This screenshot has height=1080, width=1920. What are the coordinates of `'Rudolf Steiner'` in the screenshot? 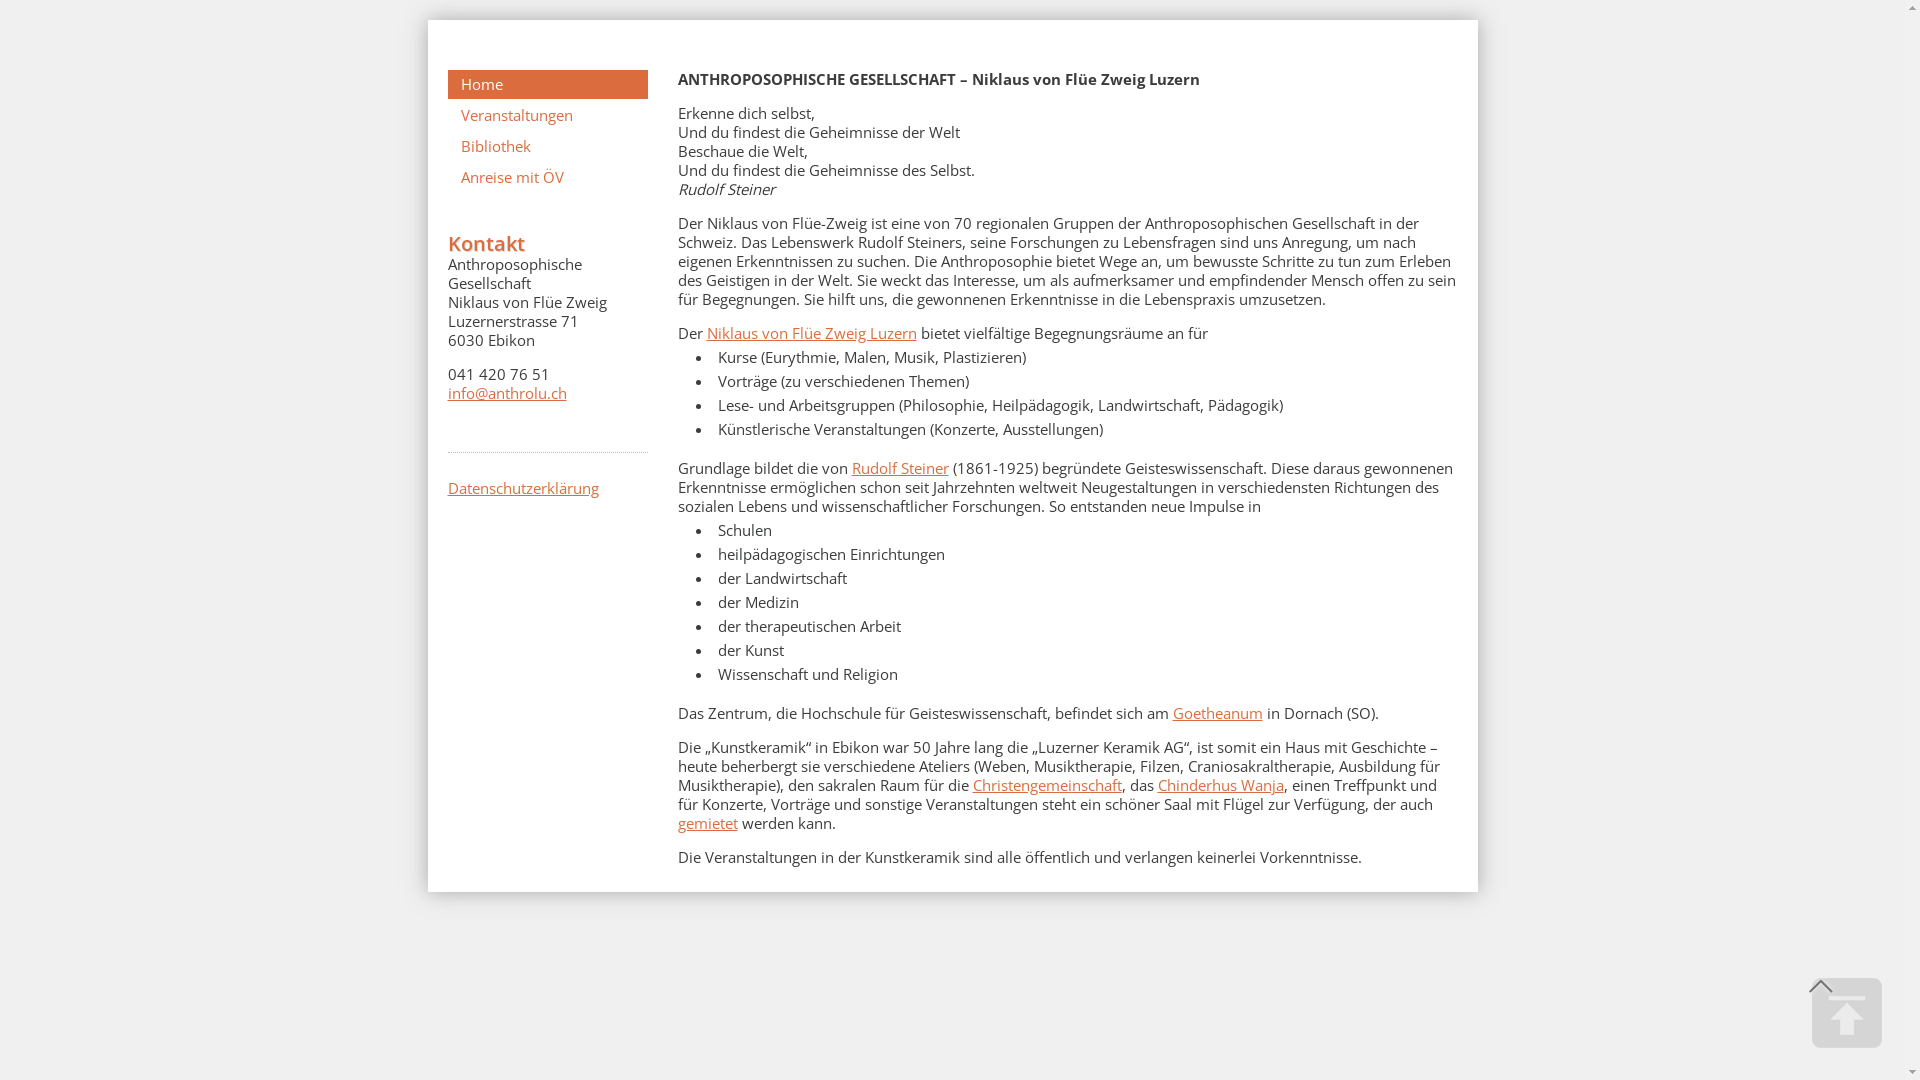 It's located at (899, 467).